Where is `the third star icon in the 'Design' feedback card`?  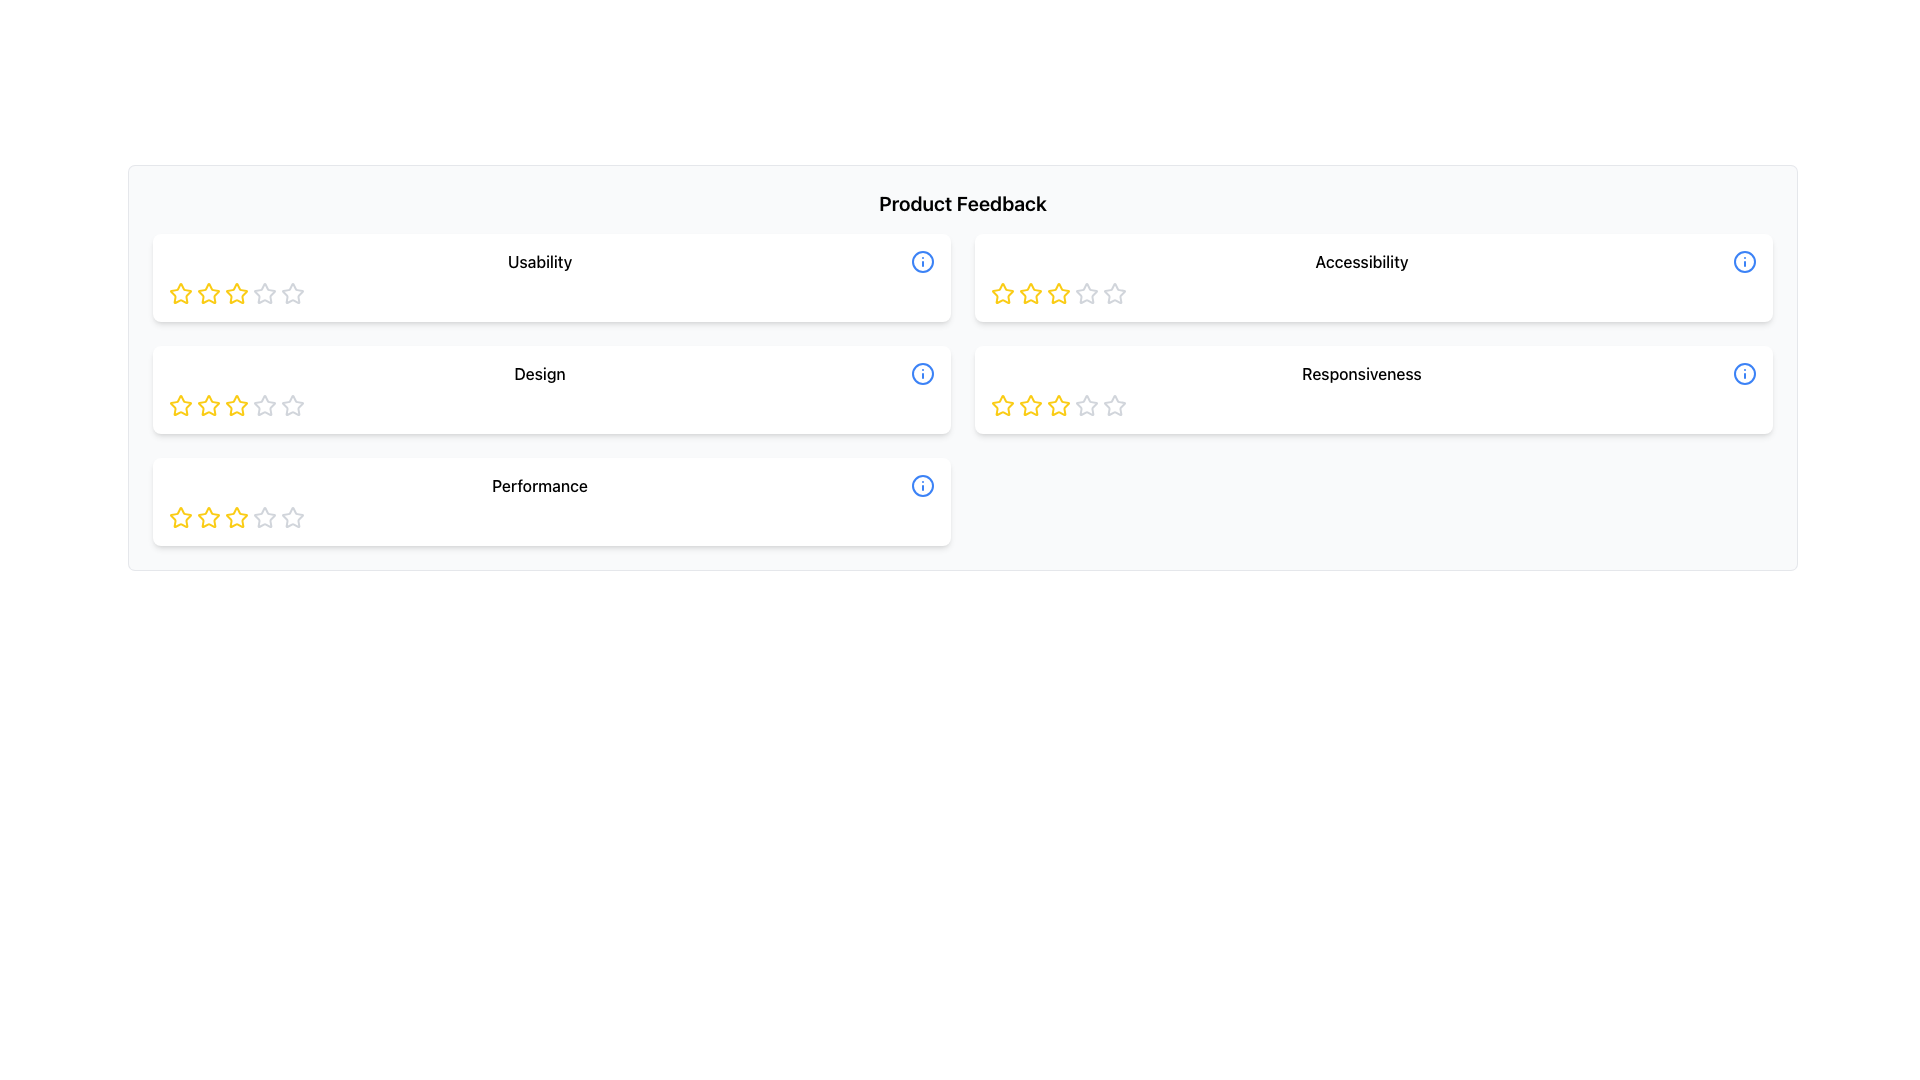 the third star icon in the 'Design' feedback card is located at coordinates (291, 405).